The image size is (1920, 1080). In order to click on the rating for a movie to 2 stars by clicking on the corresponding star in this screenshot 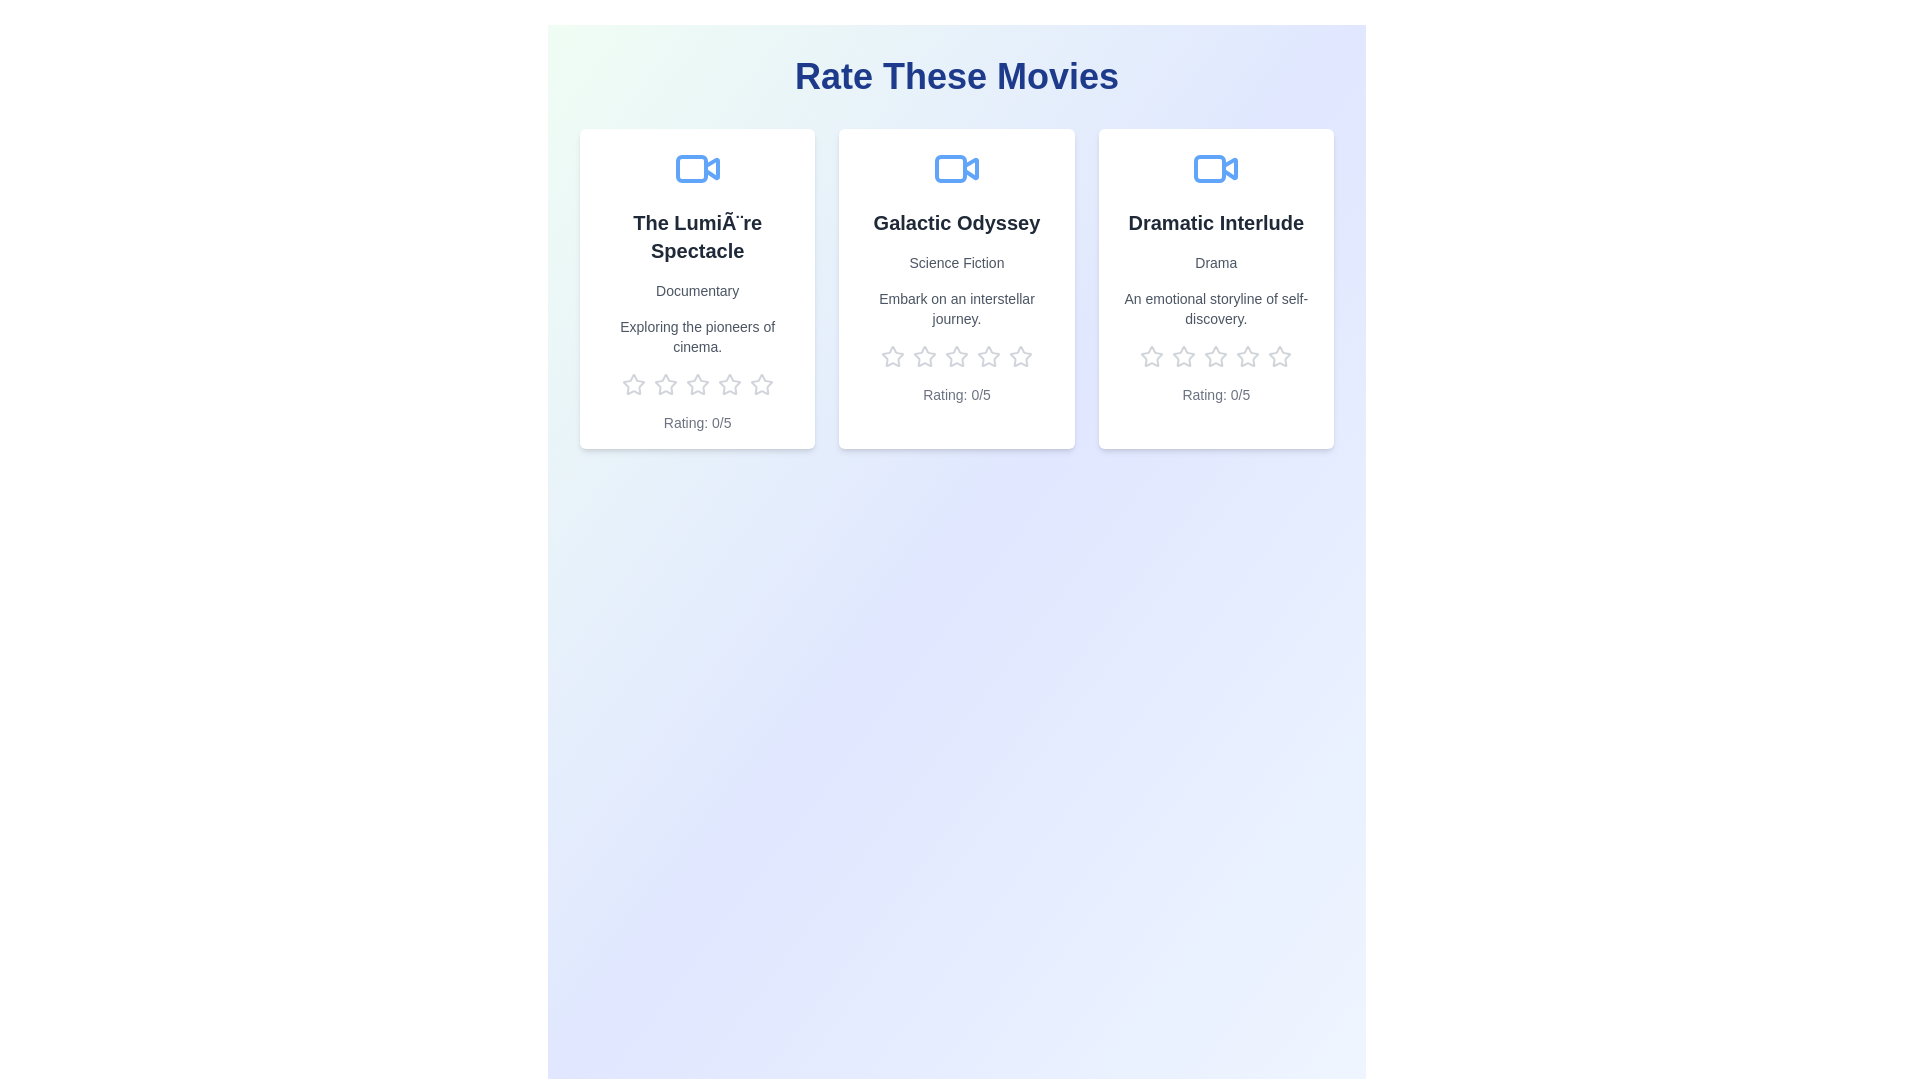, I will do `click(653, 385)`.